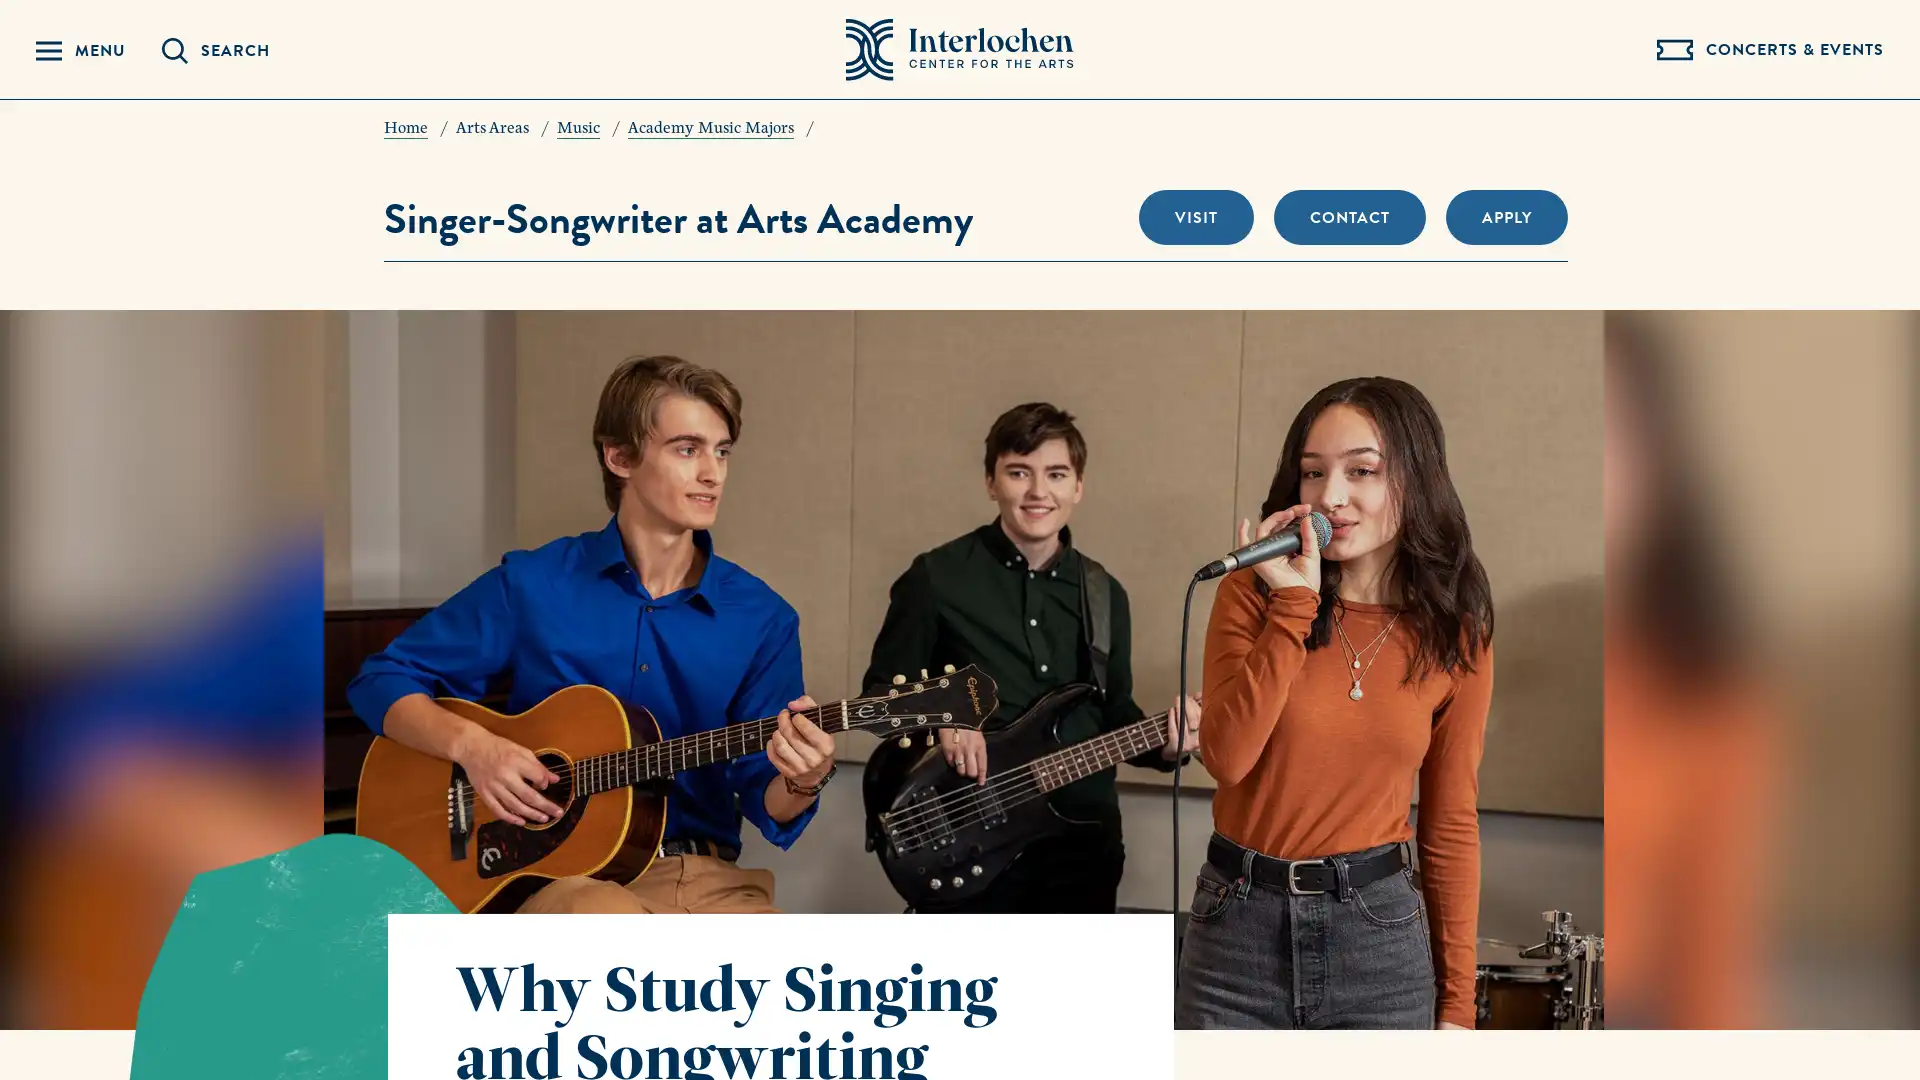  Describe the element at coordinates (80, 49) in the screenshot. I see `Reveal Navigation` at that location.